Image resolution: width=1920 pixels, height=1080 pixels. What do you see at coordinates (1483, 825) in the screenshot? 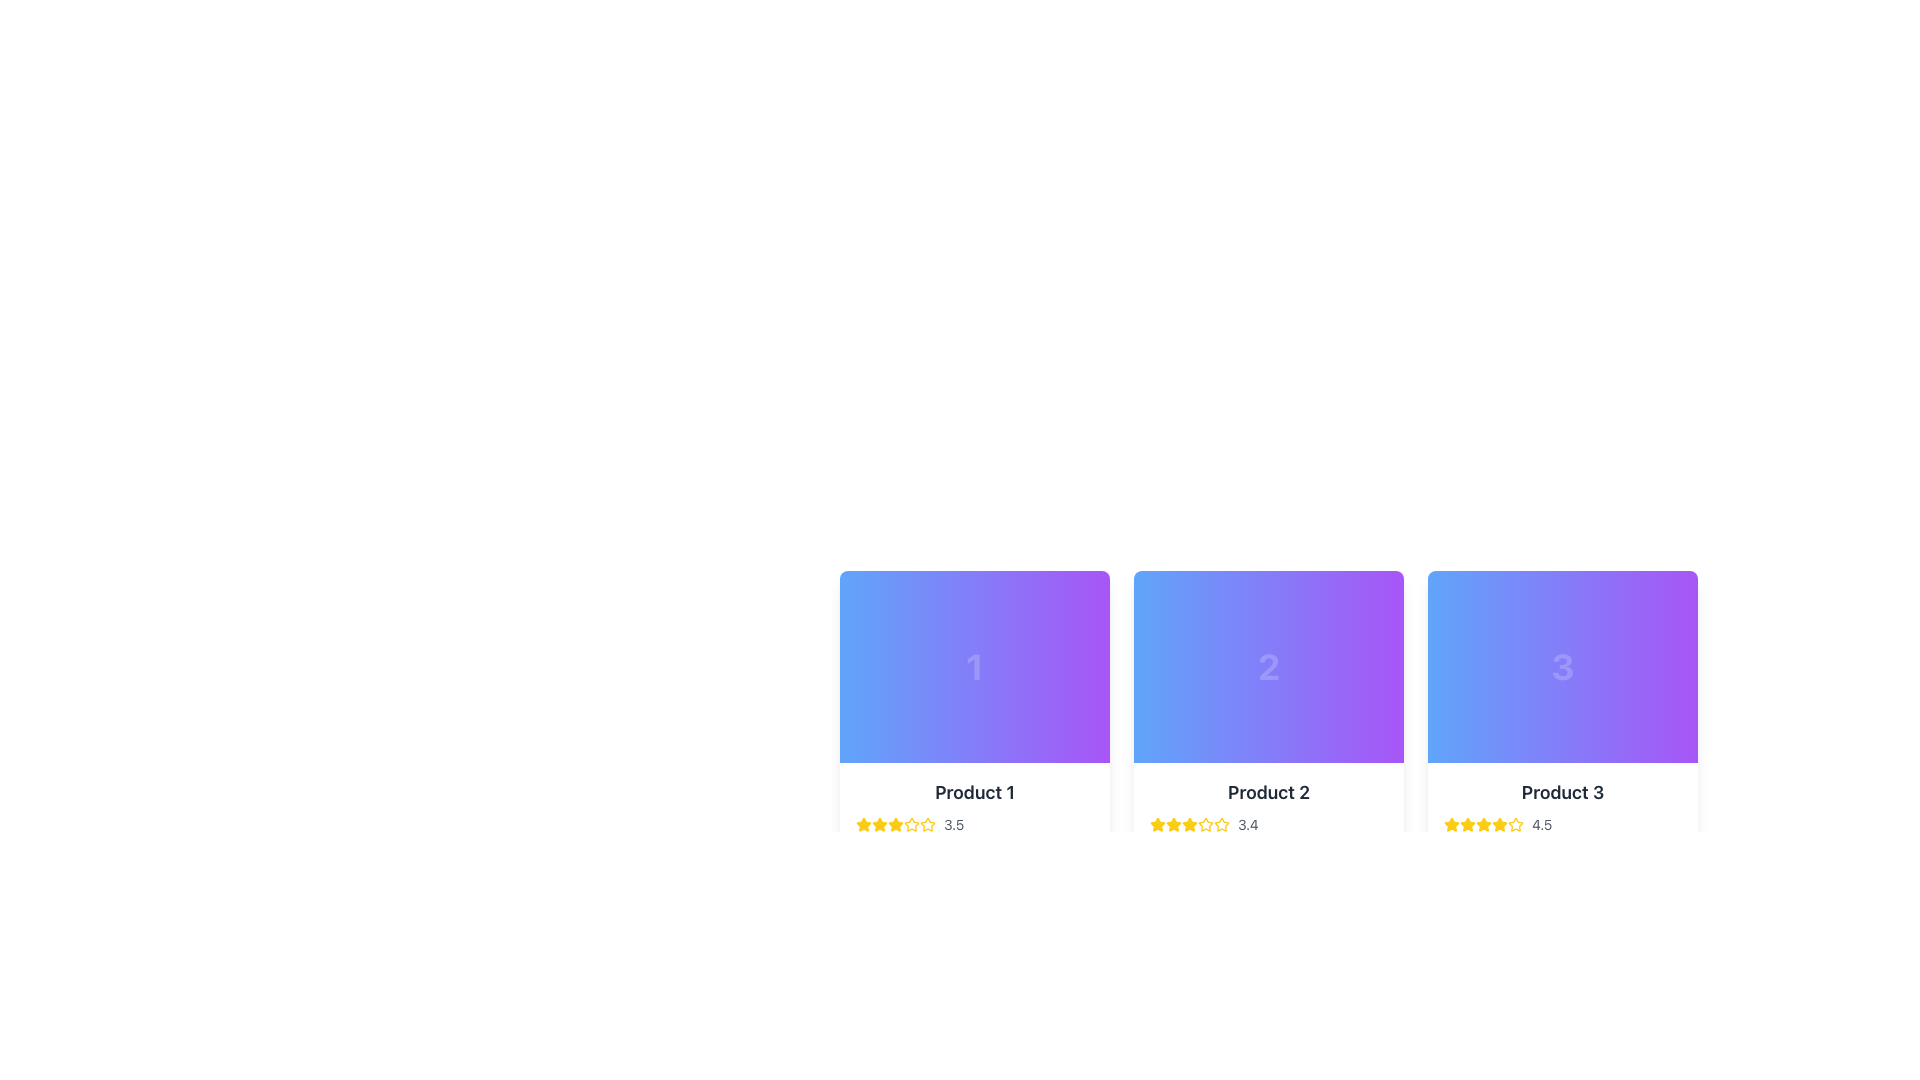
I see `the fourth yellow star in the star-based rating system located below the product card of 'Product 3'` at bounding box center [1483, 825].